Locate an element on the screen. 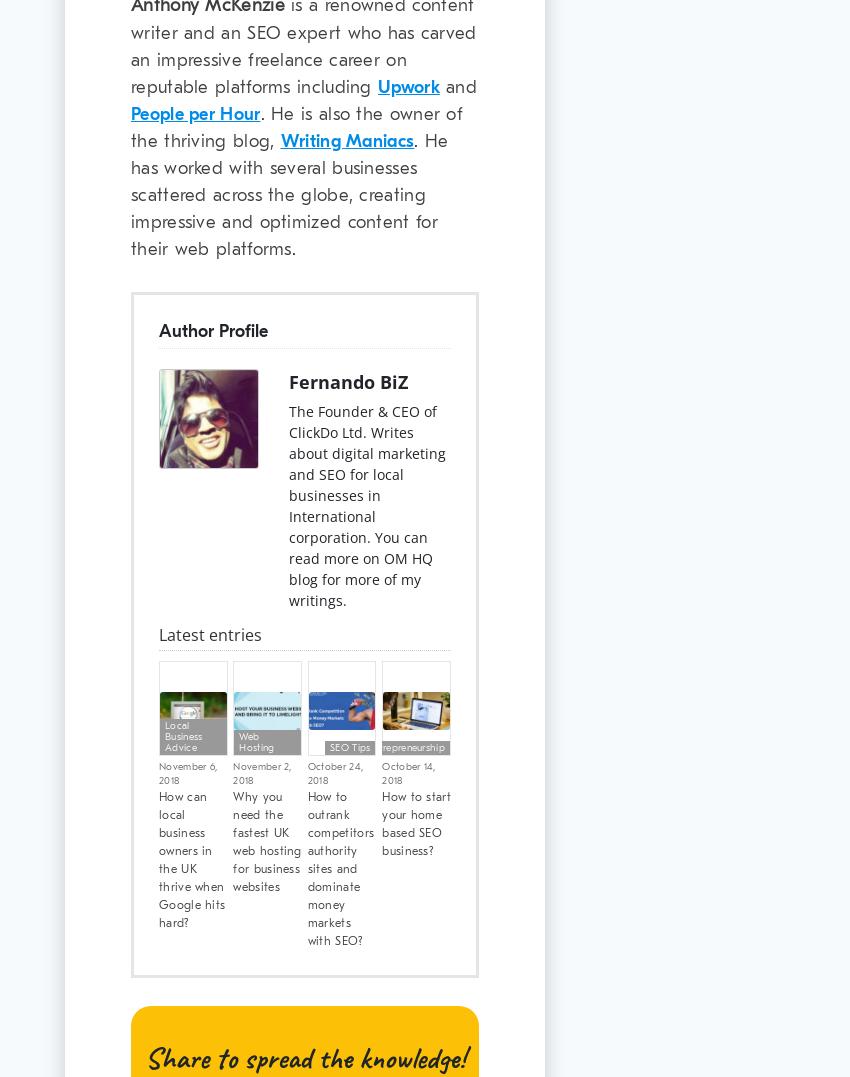 This screenshot has height=1077, width=850. 'Latest entries' is located at coordinates (209, 634).